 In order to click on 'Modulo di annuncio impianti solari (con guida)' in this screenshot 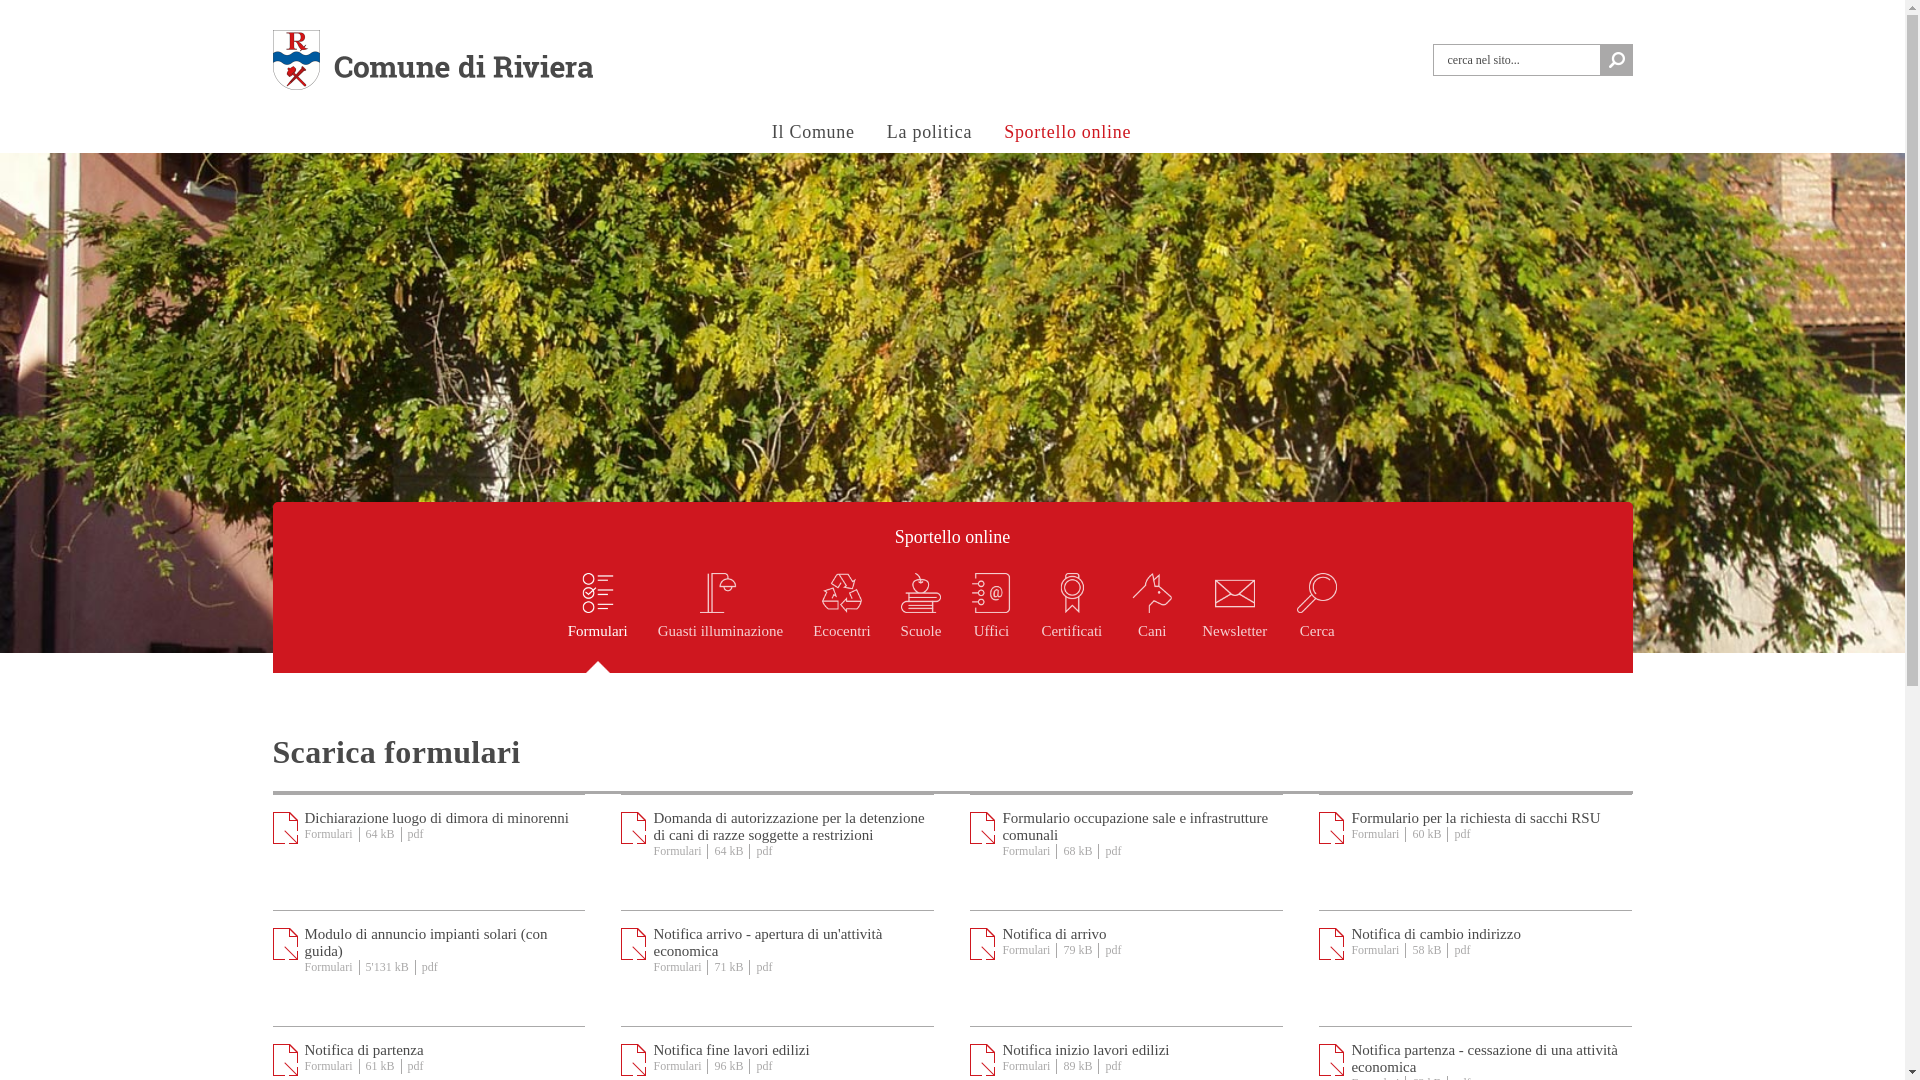, I will do `click(424, 942)`.